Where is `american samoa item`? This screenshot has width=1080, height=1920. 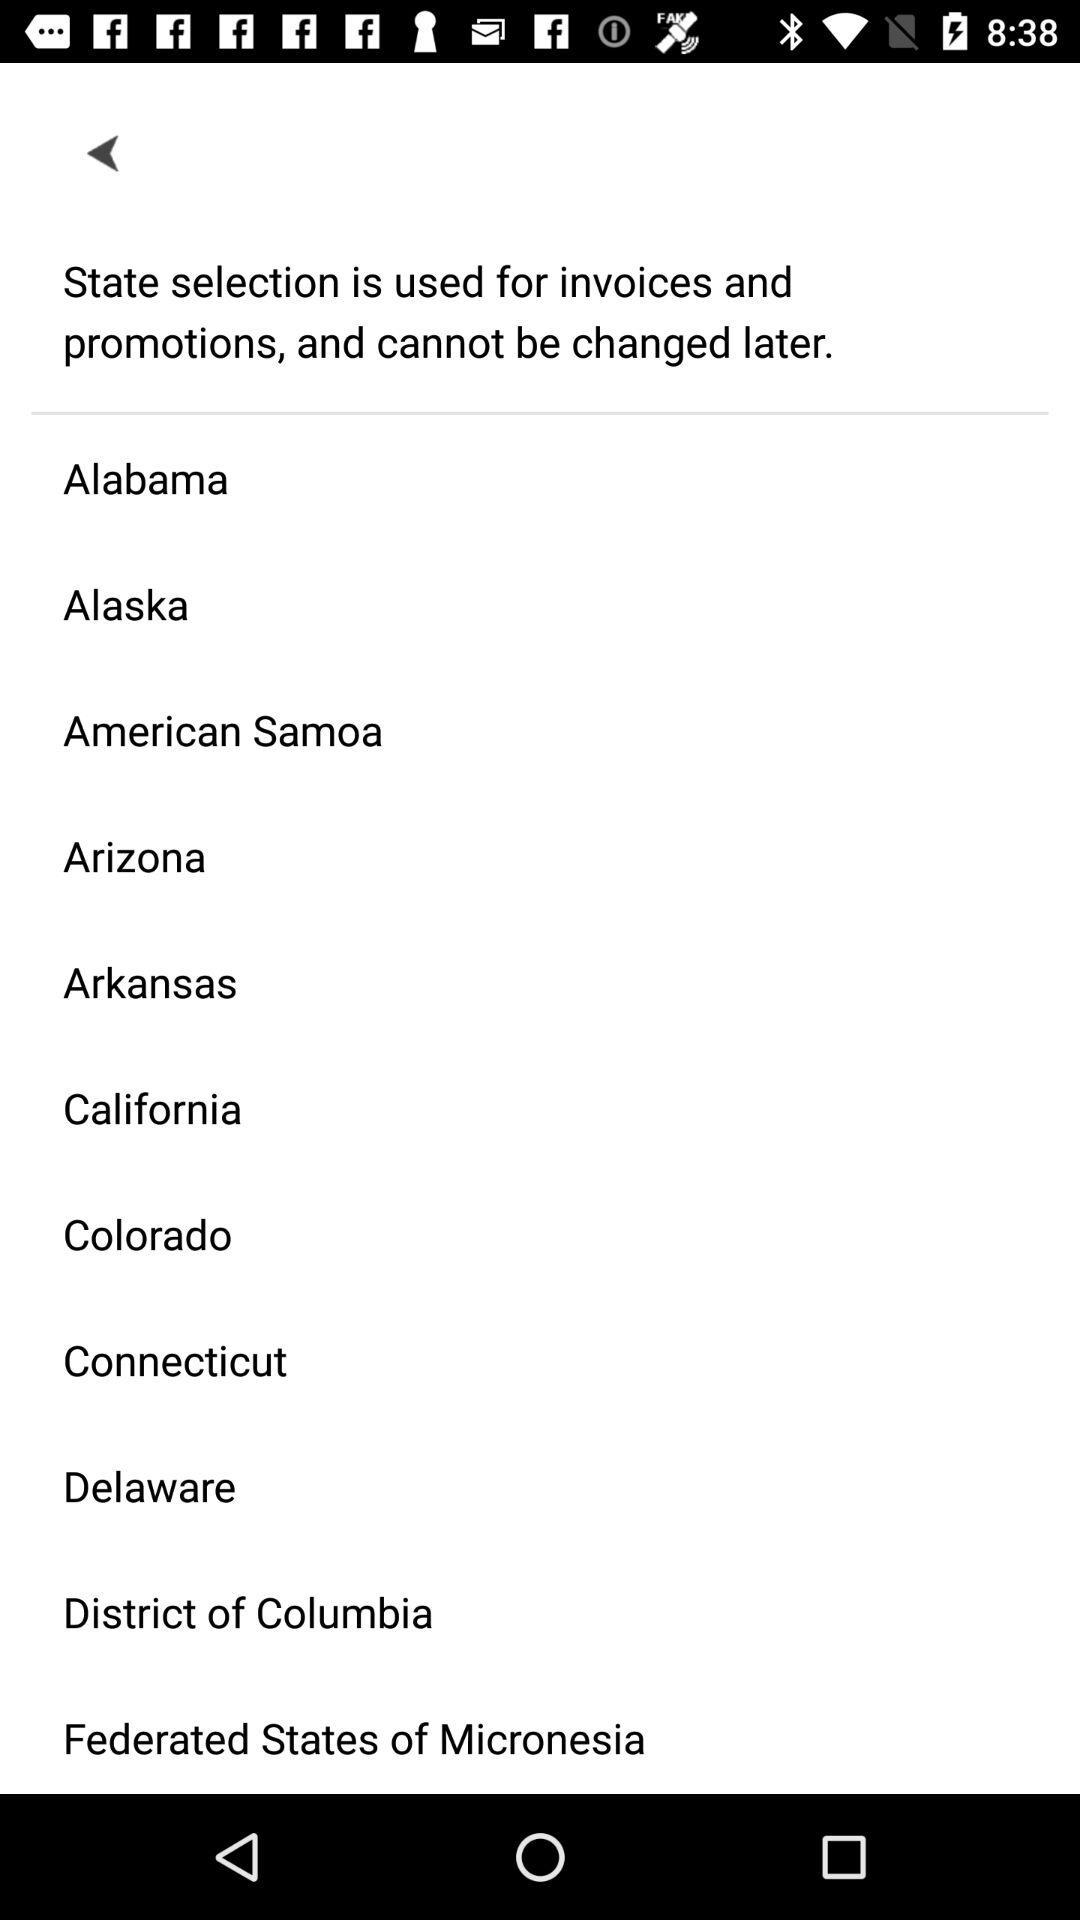
american samoa item is located at coordinates (523, 728).